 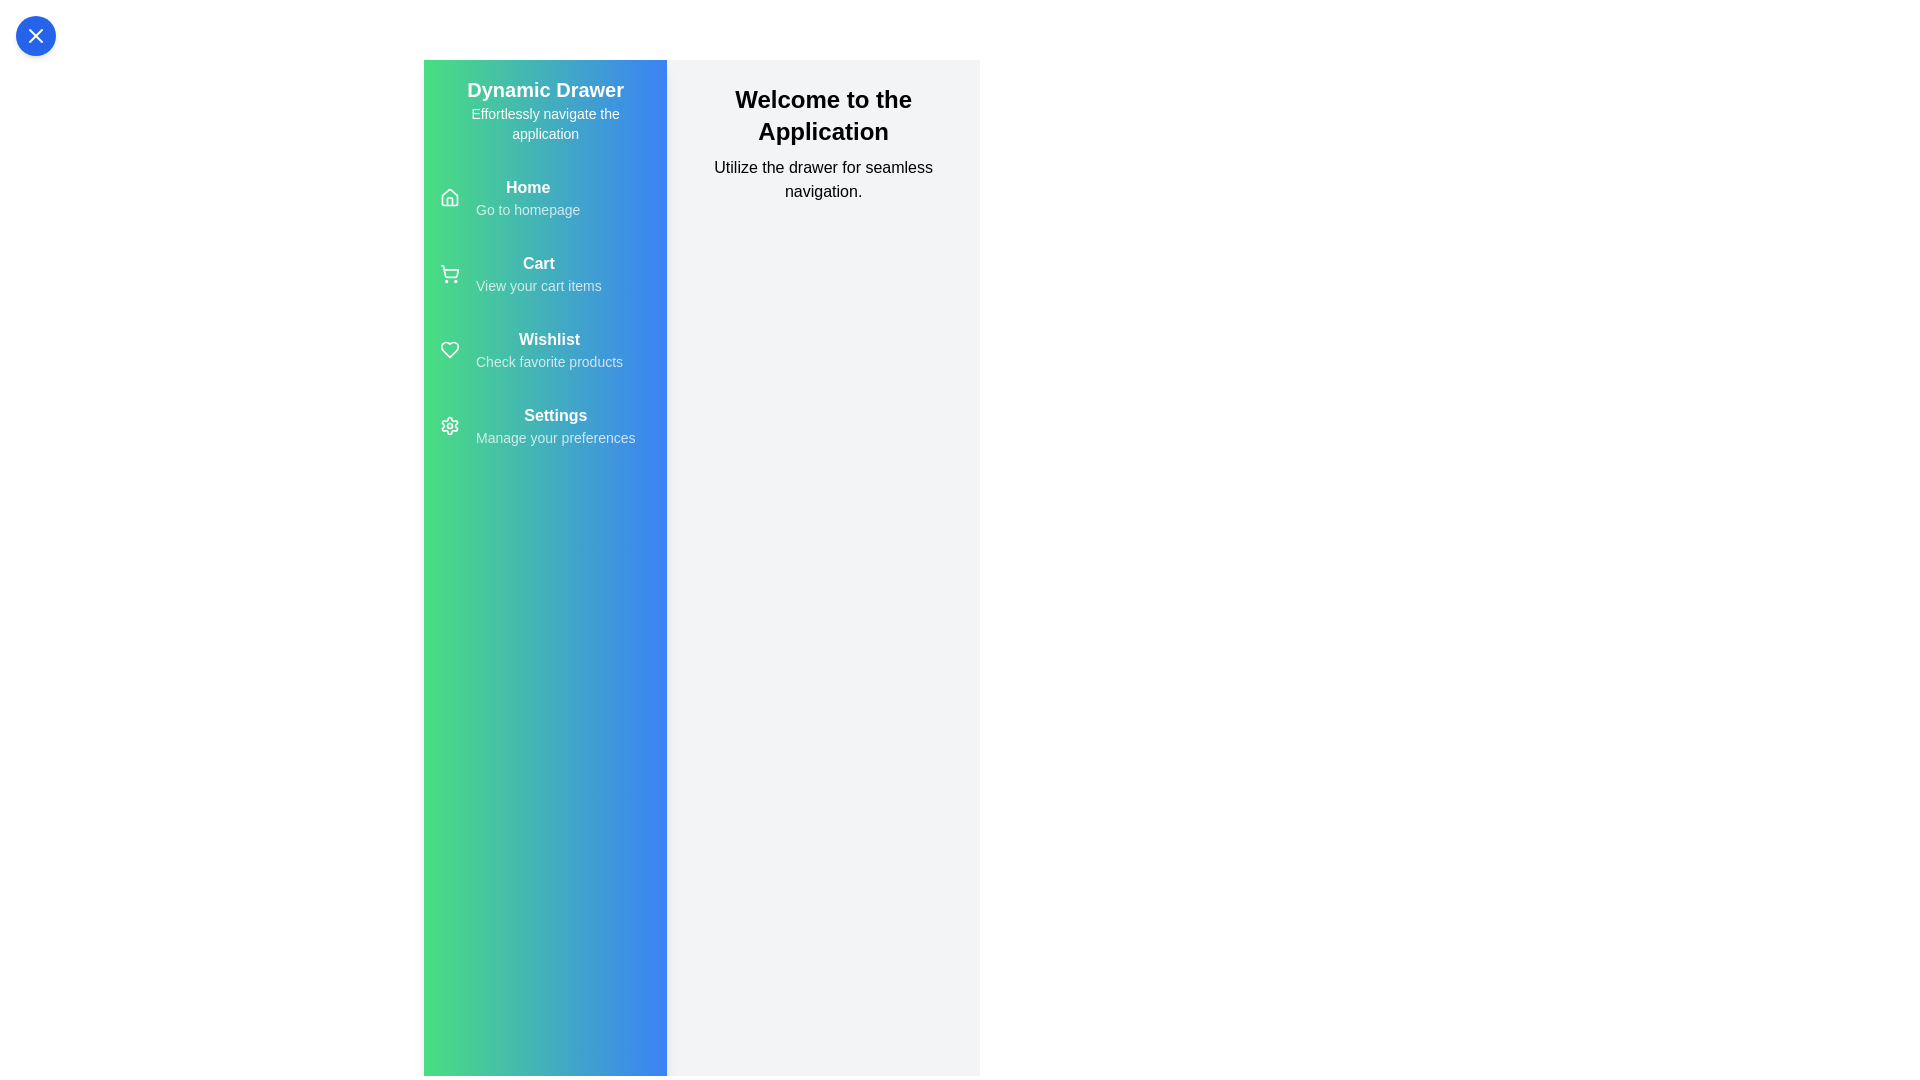 What do you see at coordinates (528, 197) in the screenshot?
I see `the 'Home' menu item to navigate to the homepage` at bounding box center [528, 197].